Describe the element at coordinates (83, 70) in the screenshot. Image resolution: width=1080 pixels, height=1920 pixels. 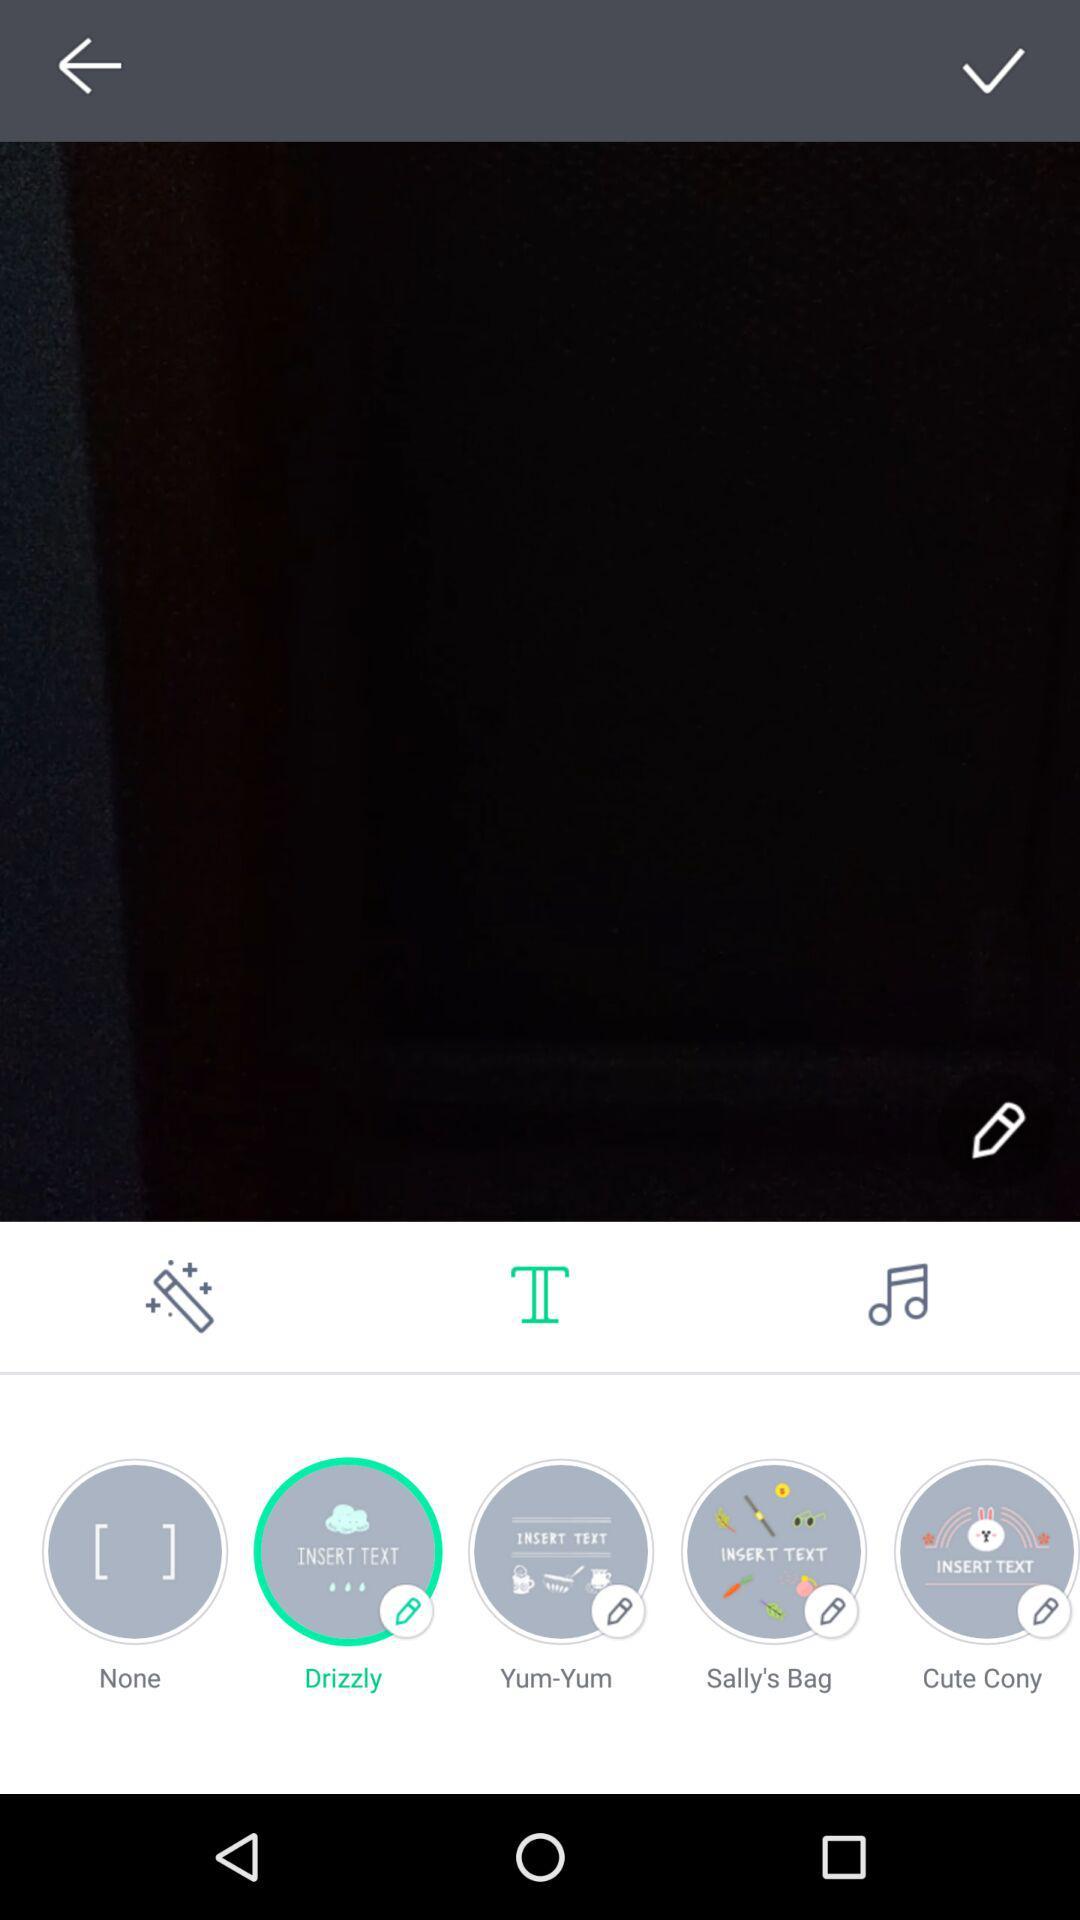
I see `go previous` at that location.